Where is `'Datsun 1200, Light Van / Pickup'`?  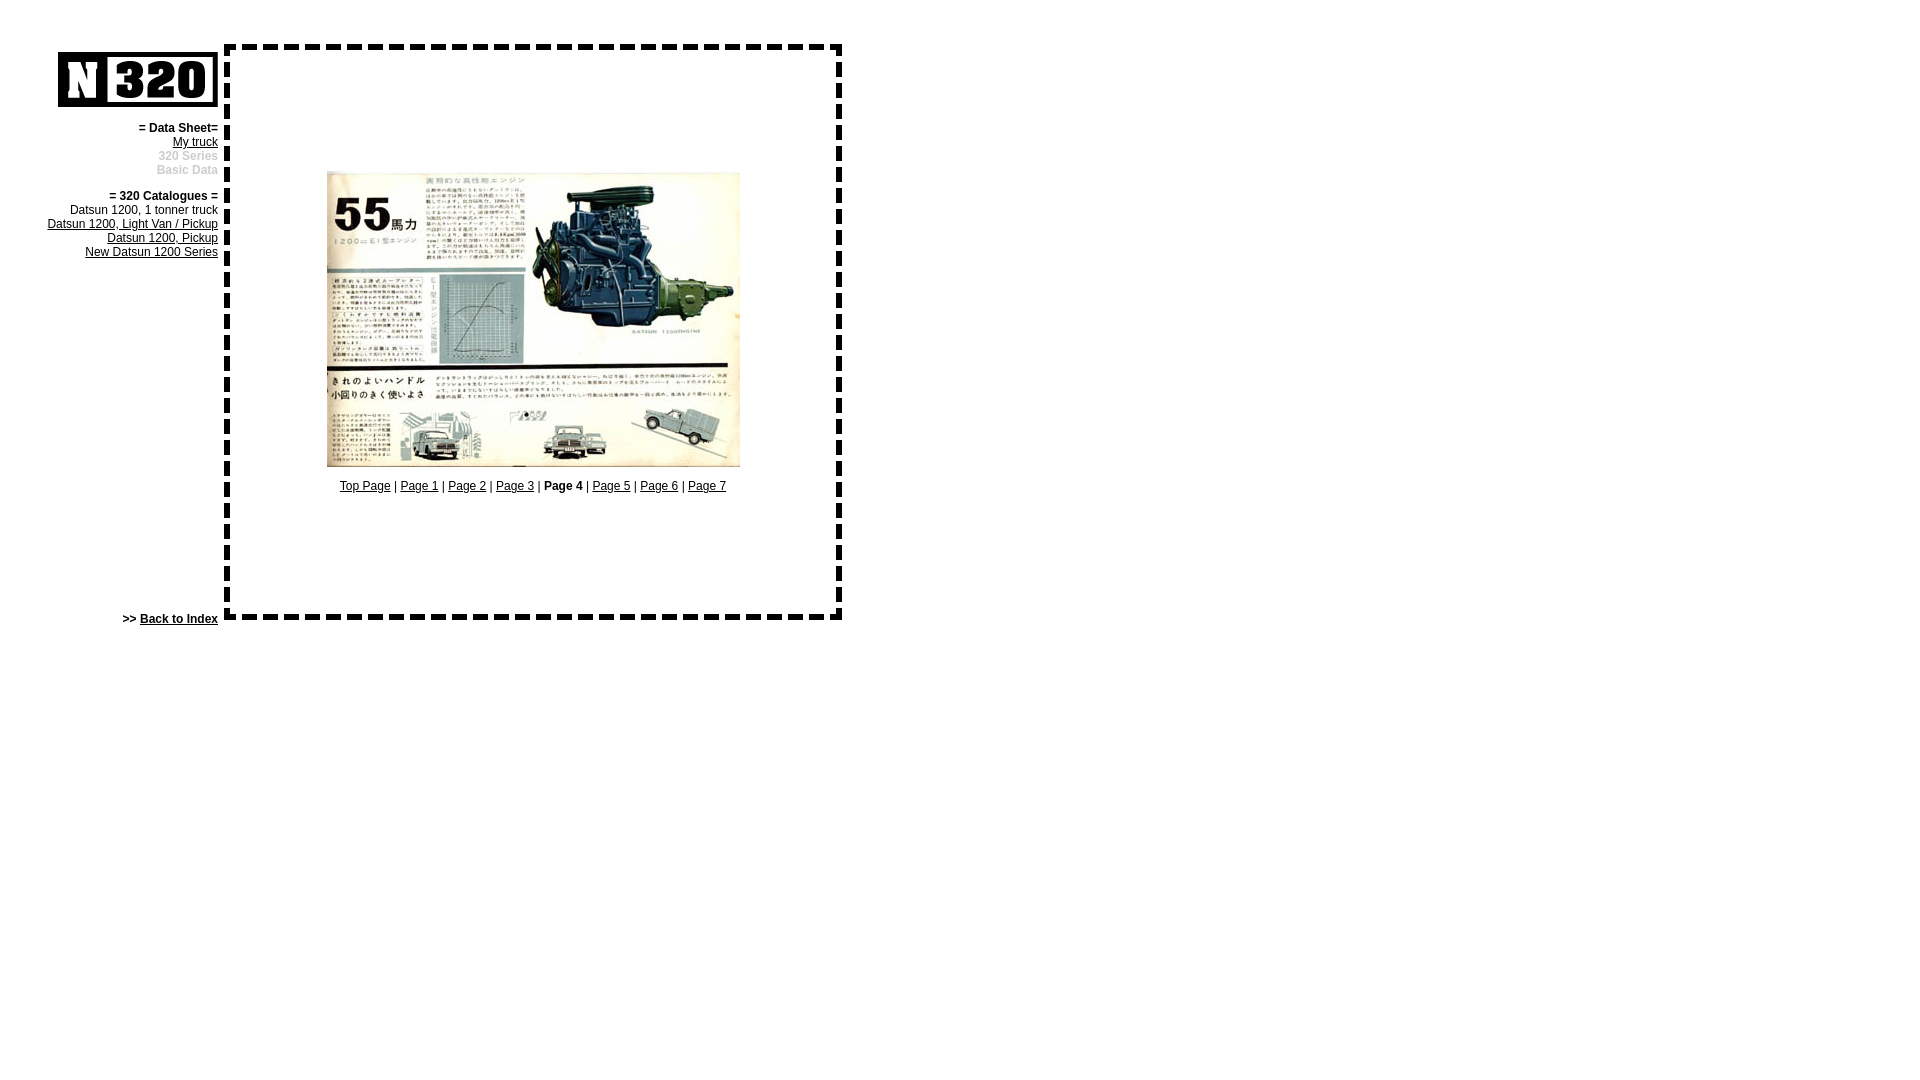
'Datsun 1200, Light Van / Pickup' is located at coordinates (47, 223).